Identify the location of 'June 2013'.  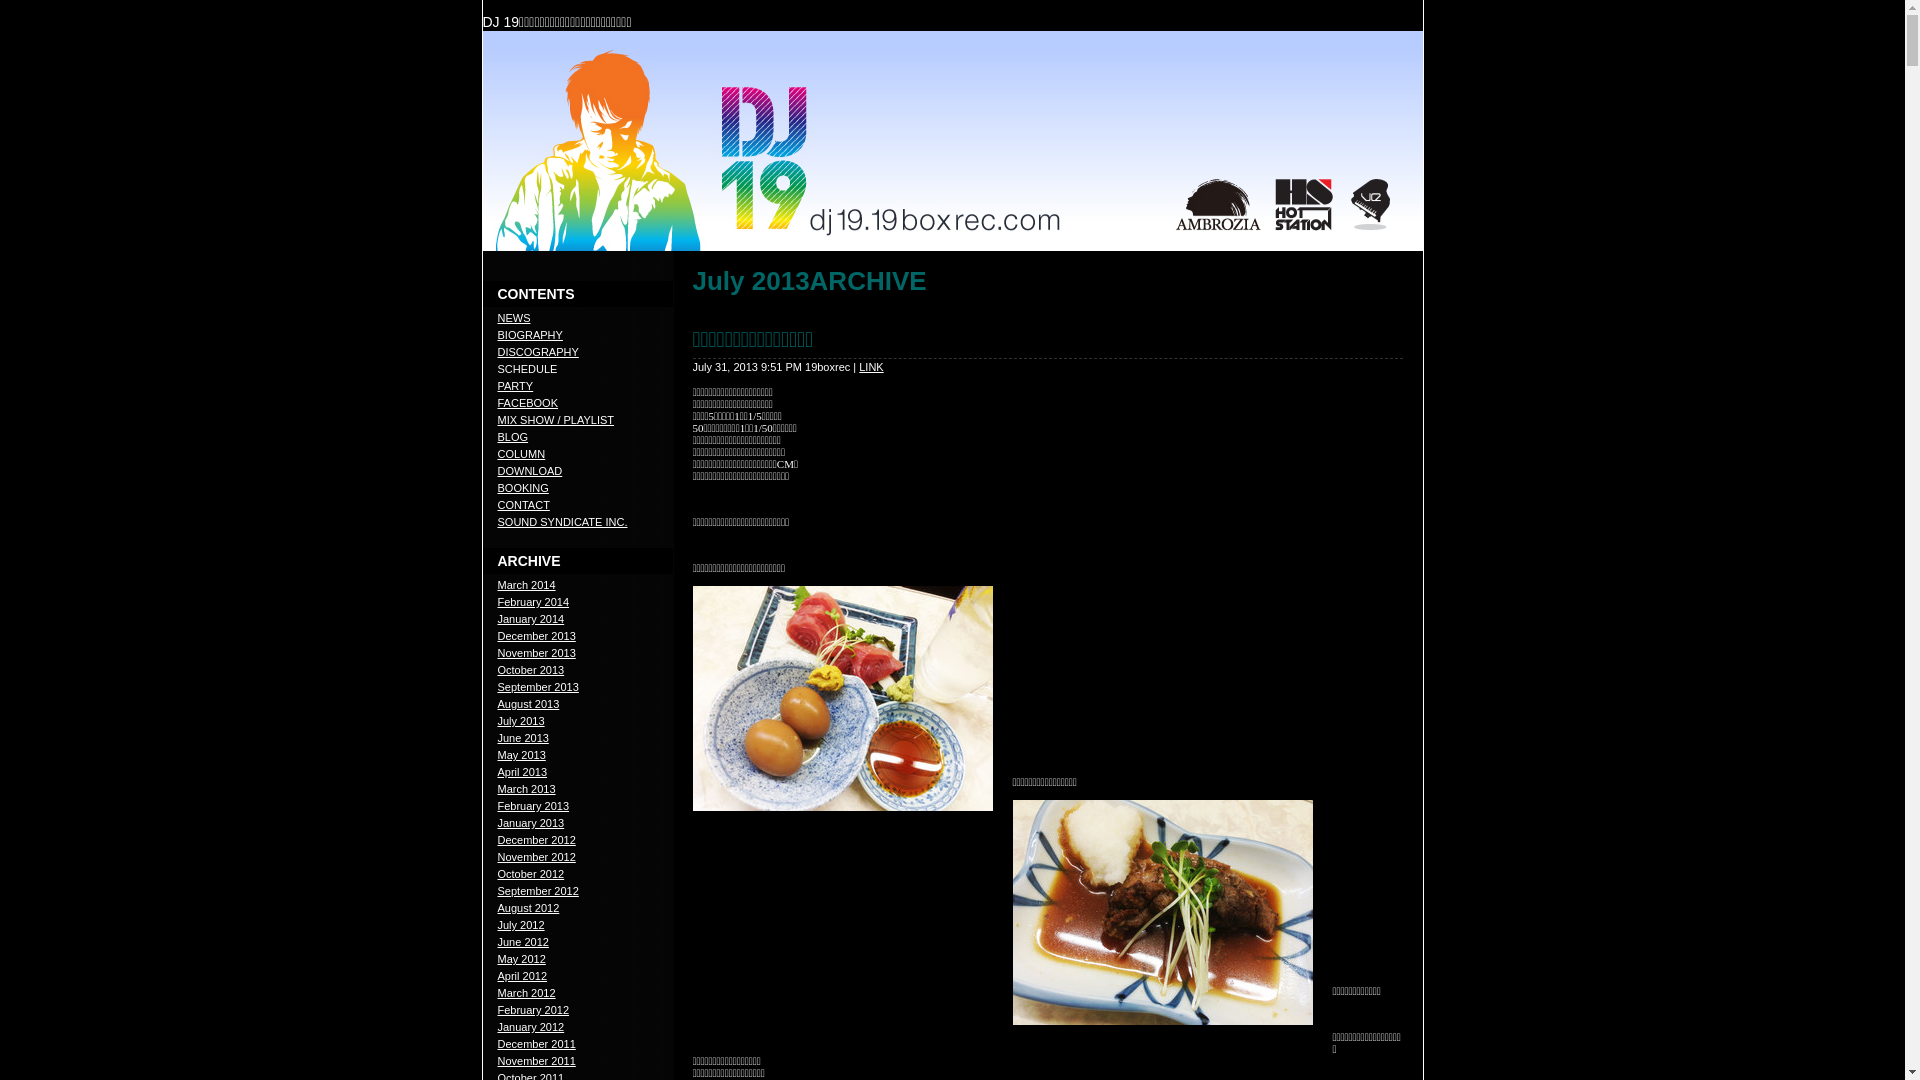
(523, 737).